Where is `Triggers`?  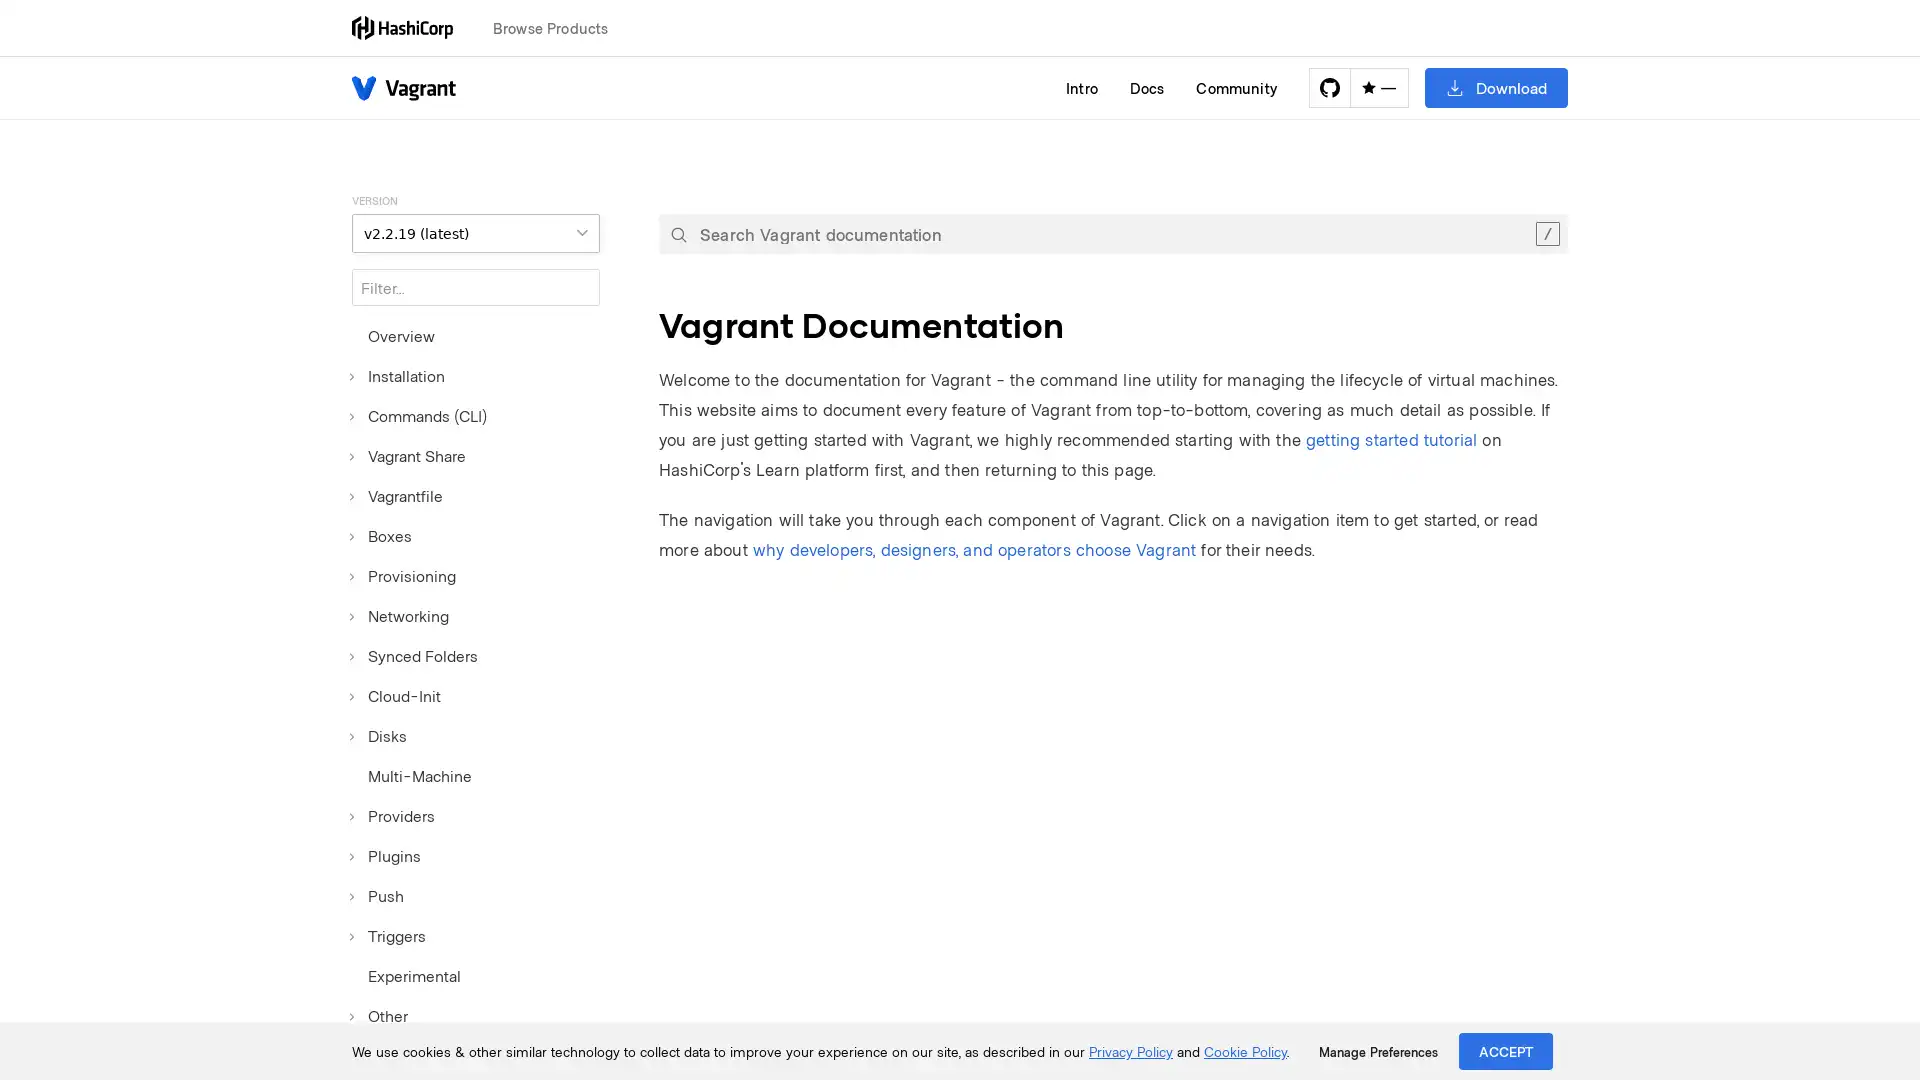 Triggers is located at coordinates (388, 936).